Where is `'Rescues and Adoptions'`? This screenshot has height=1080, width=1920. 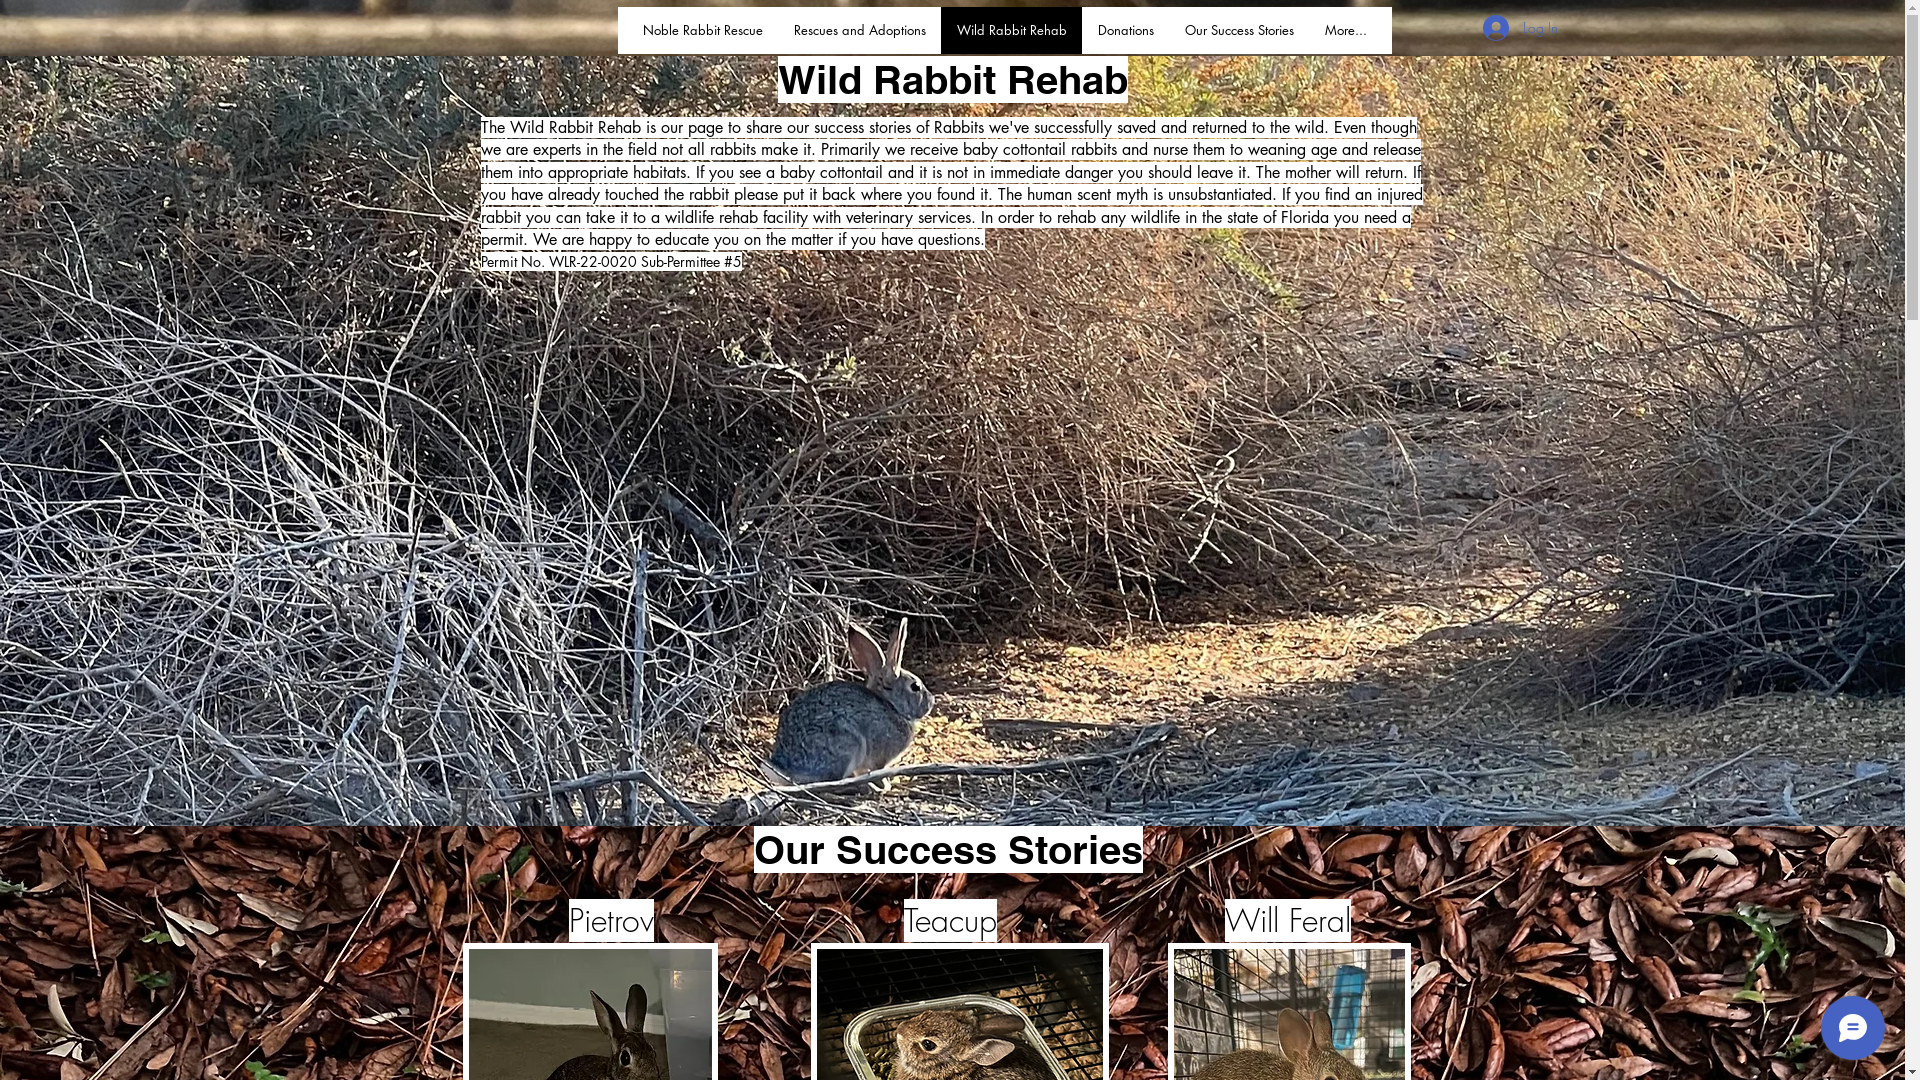
'Rescues and Adoptions' is located at coordinates (859, 30).